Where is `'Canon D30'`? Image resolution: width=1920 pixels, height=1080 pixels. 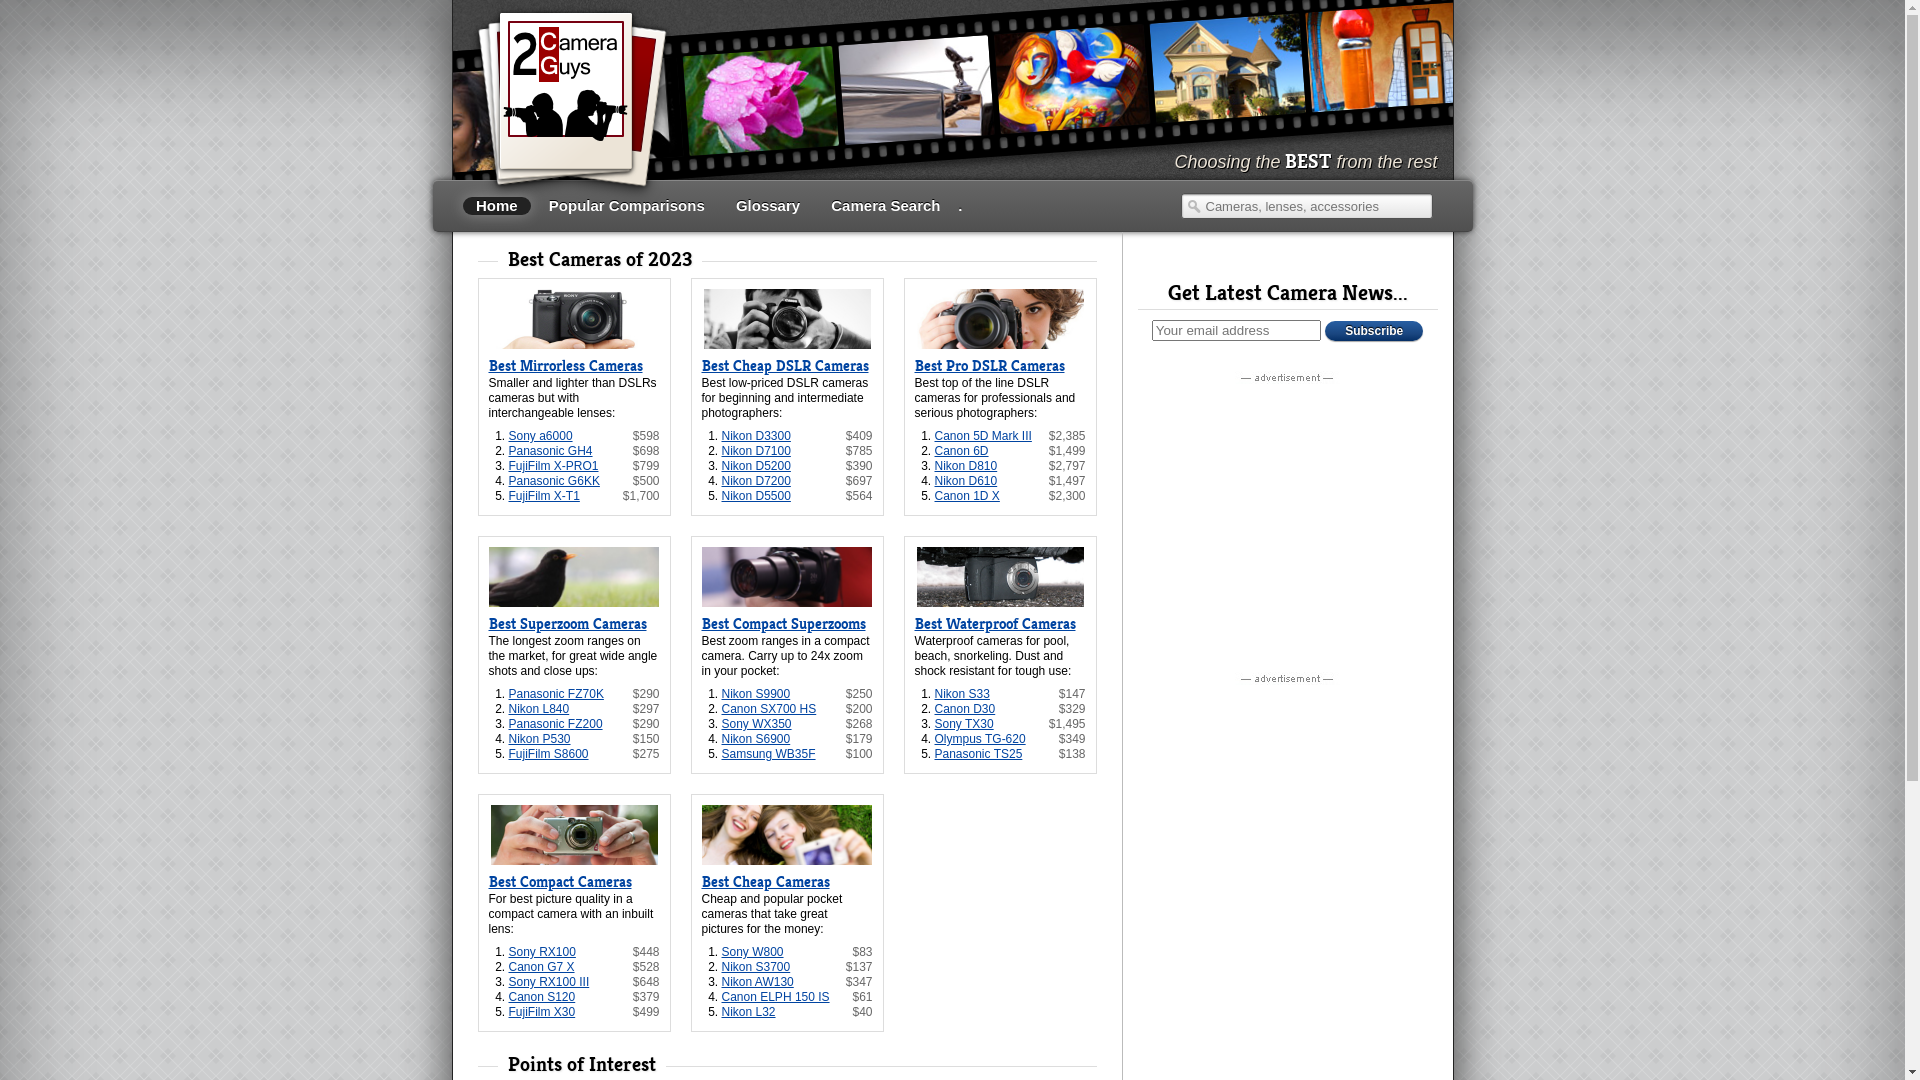
'Canon D30' is located at coordinates (964, 708).